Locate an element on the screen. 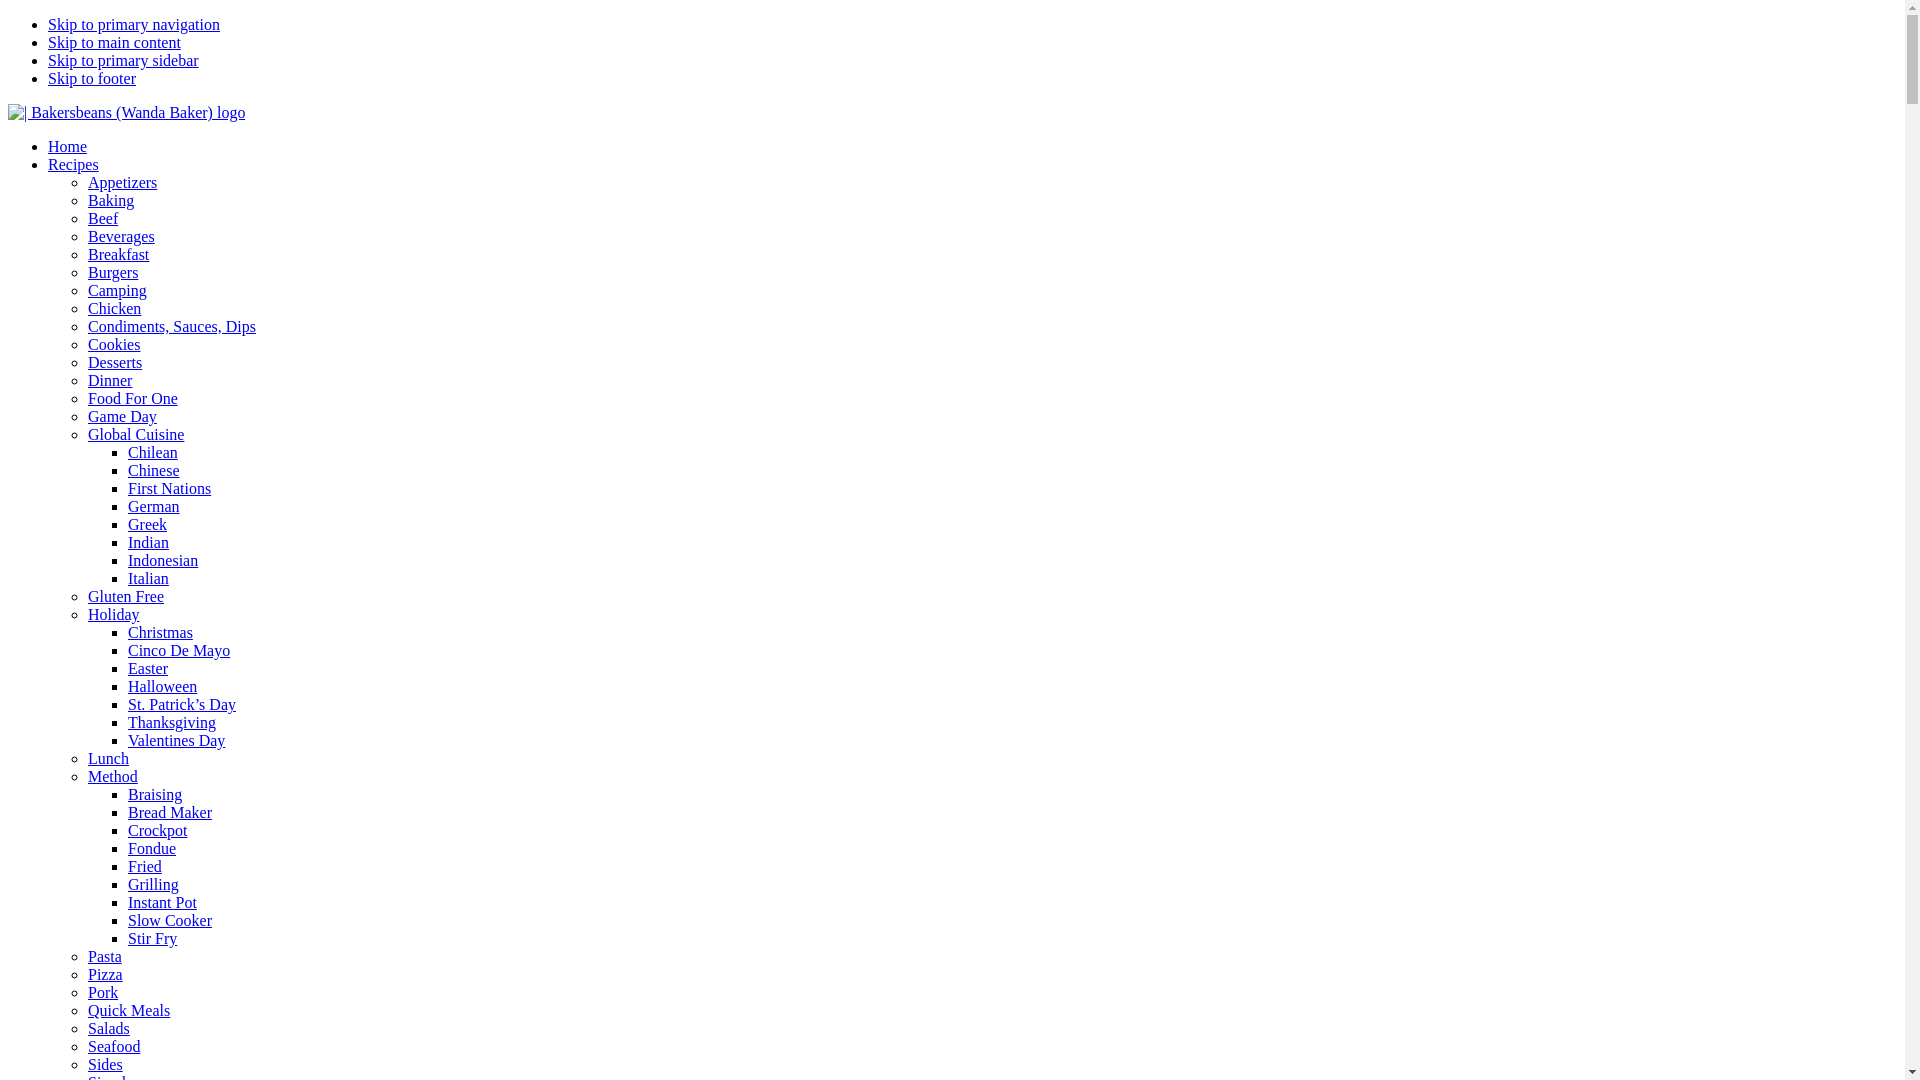 The height and width of the screenshot is (1080, 1920). 'Braising' is located at coordinates (127, 793).